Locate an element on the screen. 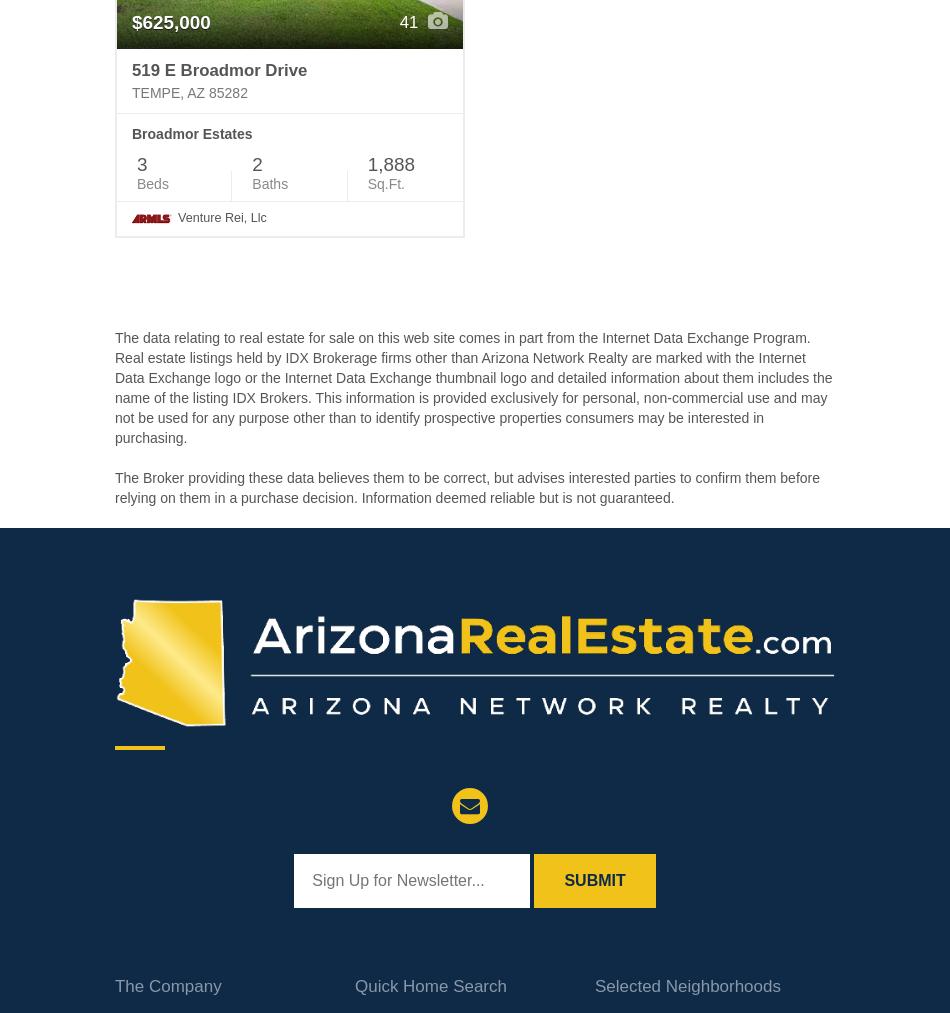  'Broadmor Estates' is located at coordinates (191, 133).